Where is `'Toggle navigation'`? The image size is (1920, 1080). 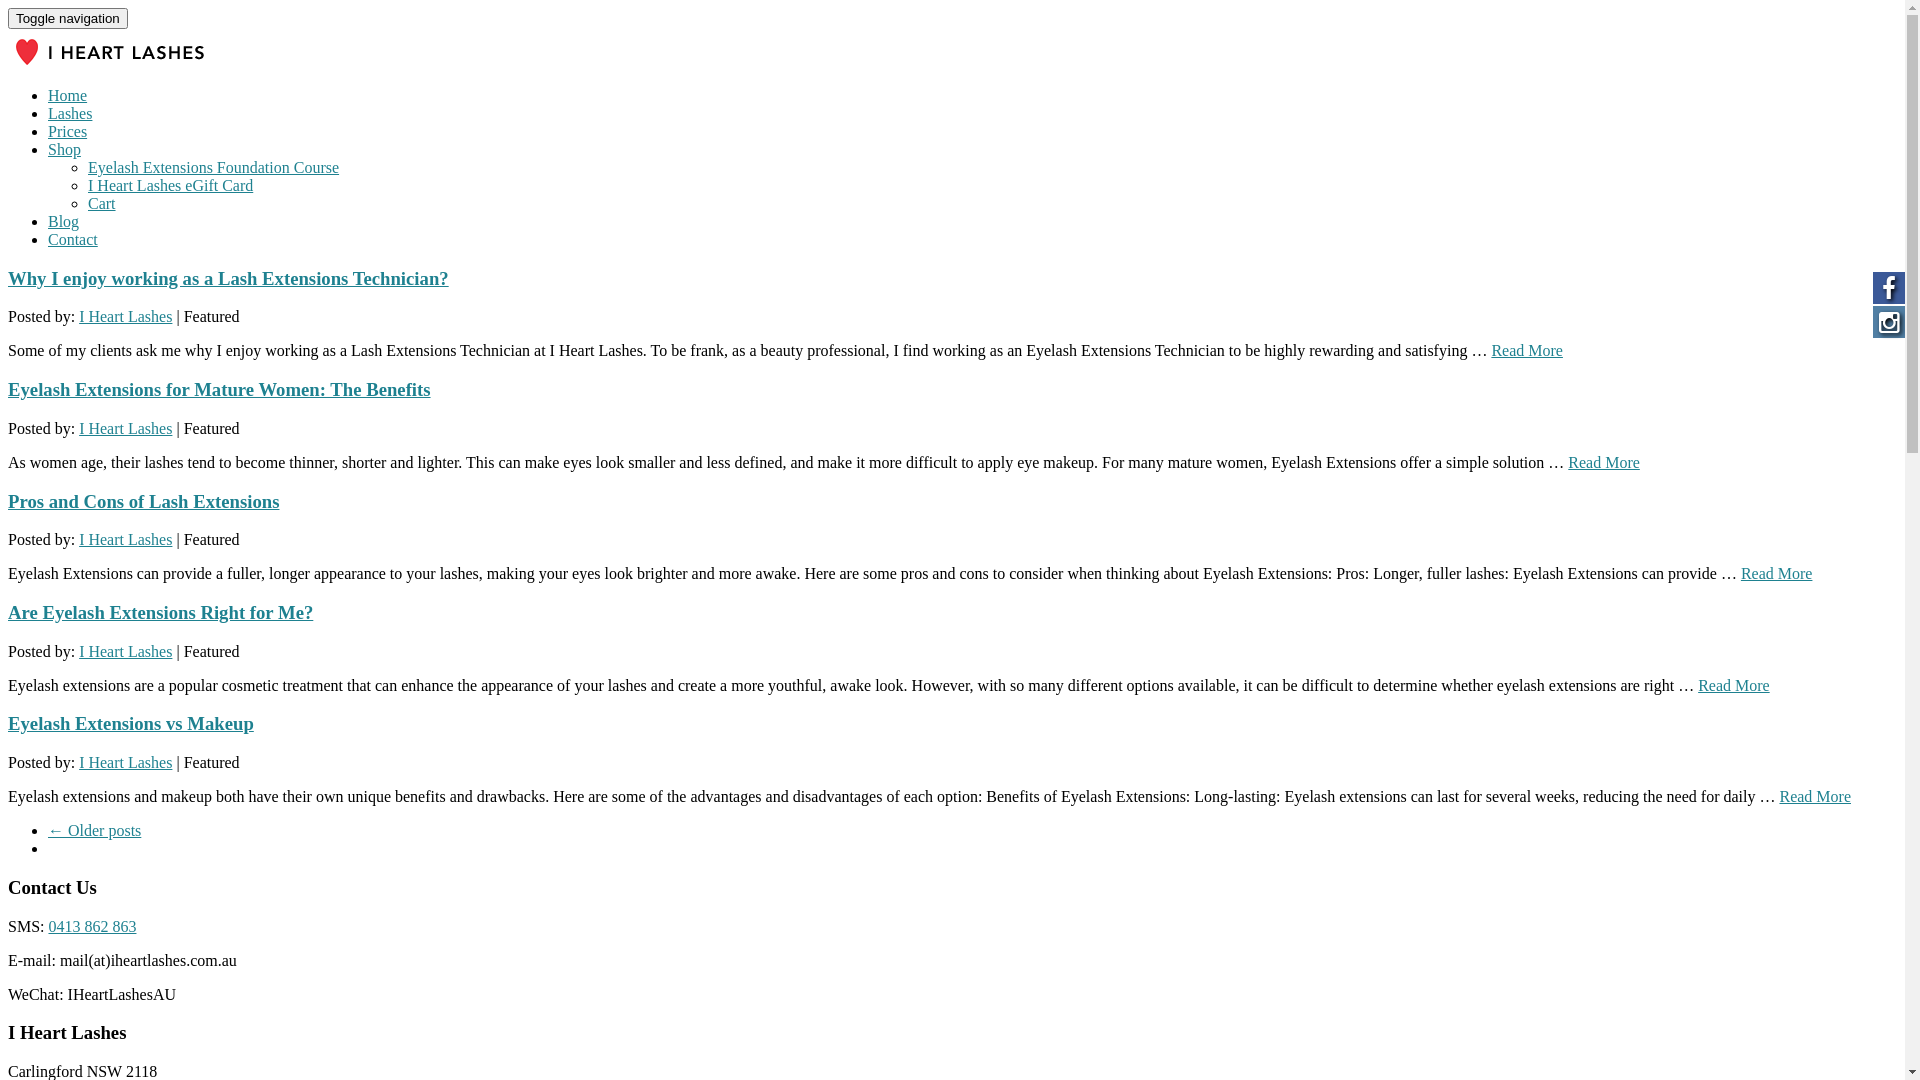 'Toggle navigation' is located at coordinates (67, 18).